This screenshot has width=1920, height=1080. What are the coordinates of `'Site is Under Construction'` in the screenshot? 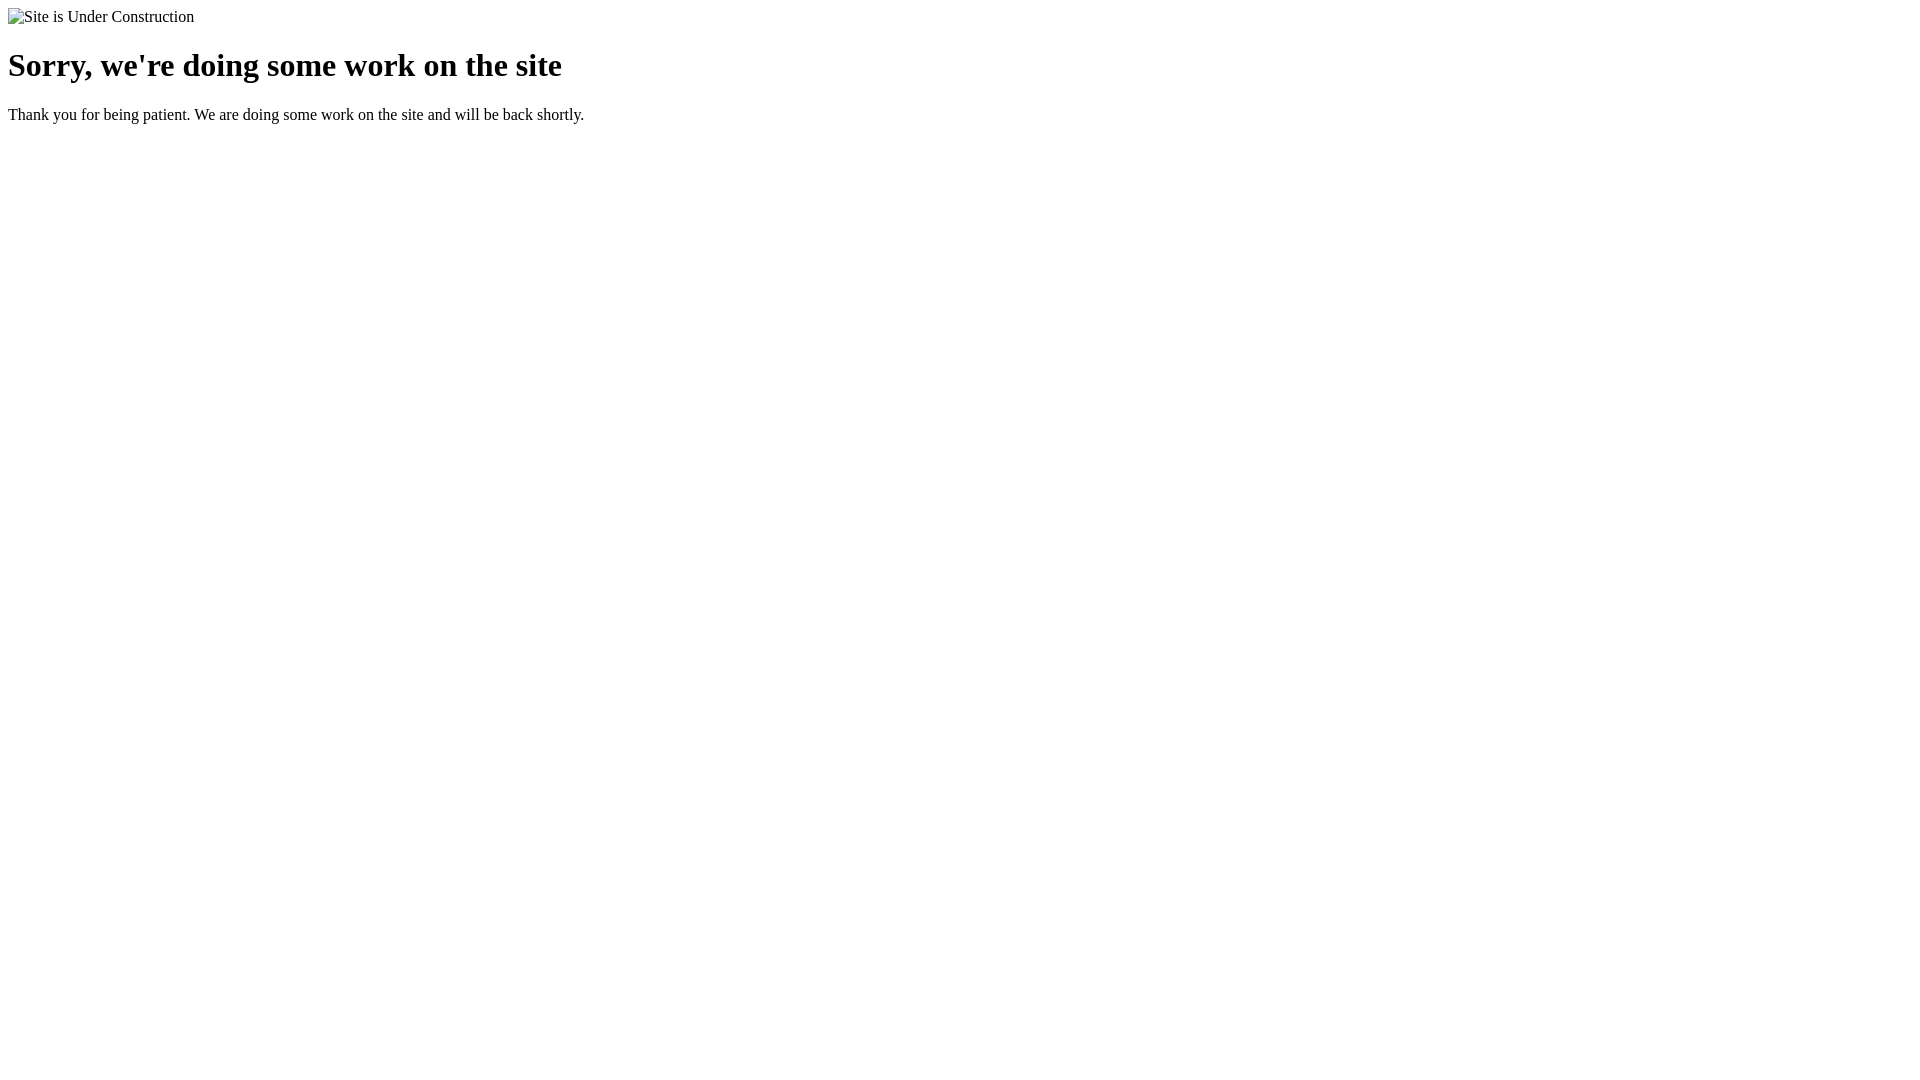 It's located at (99, 16).